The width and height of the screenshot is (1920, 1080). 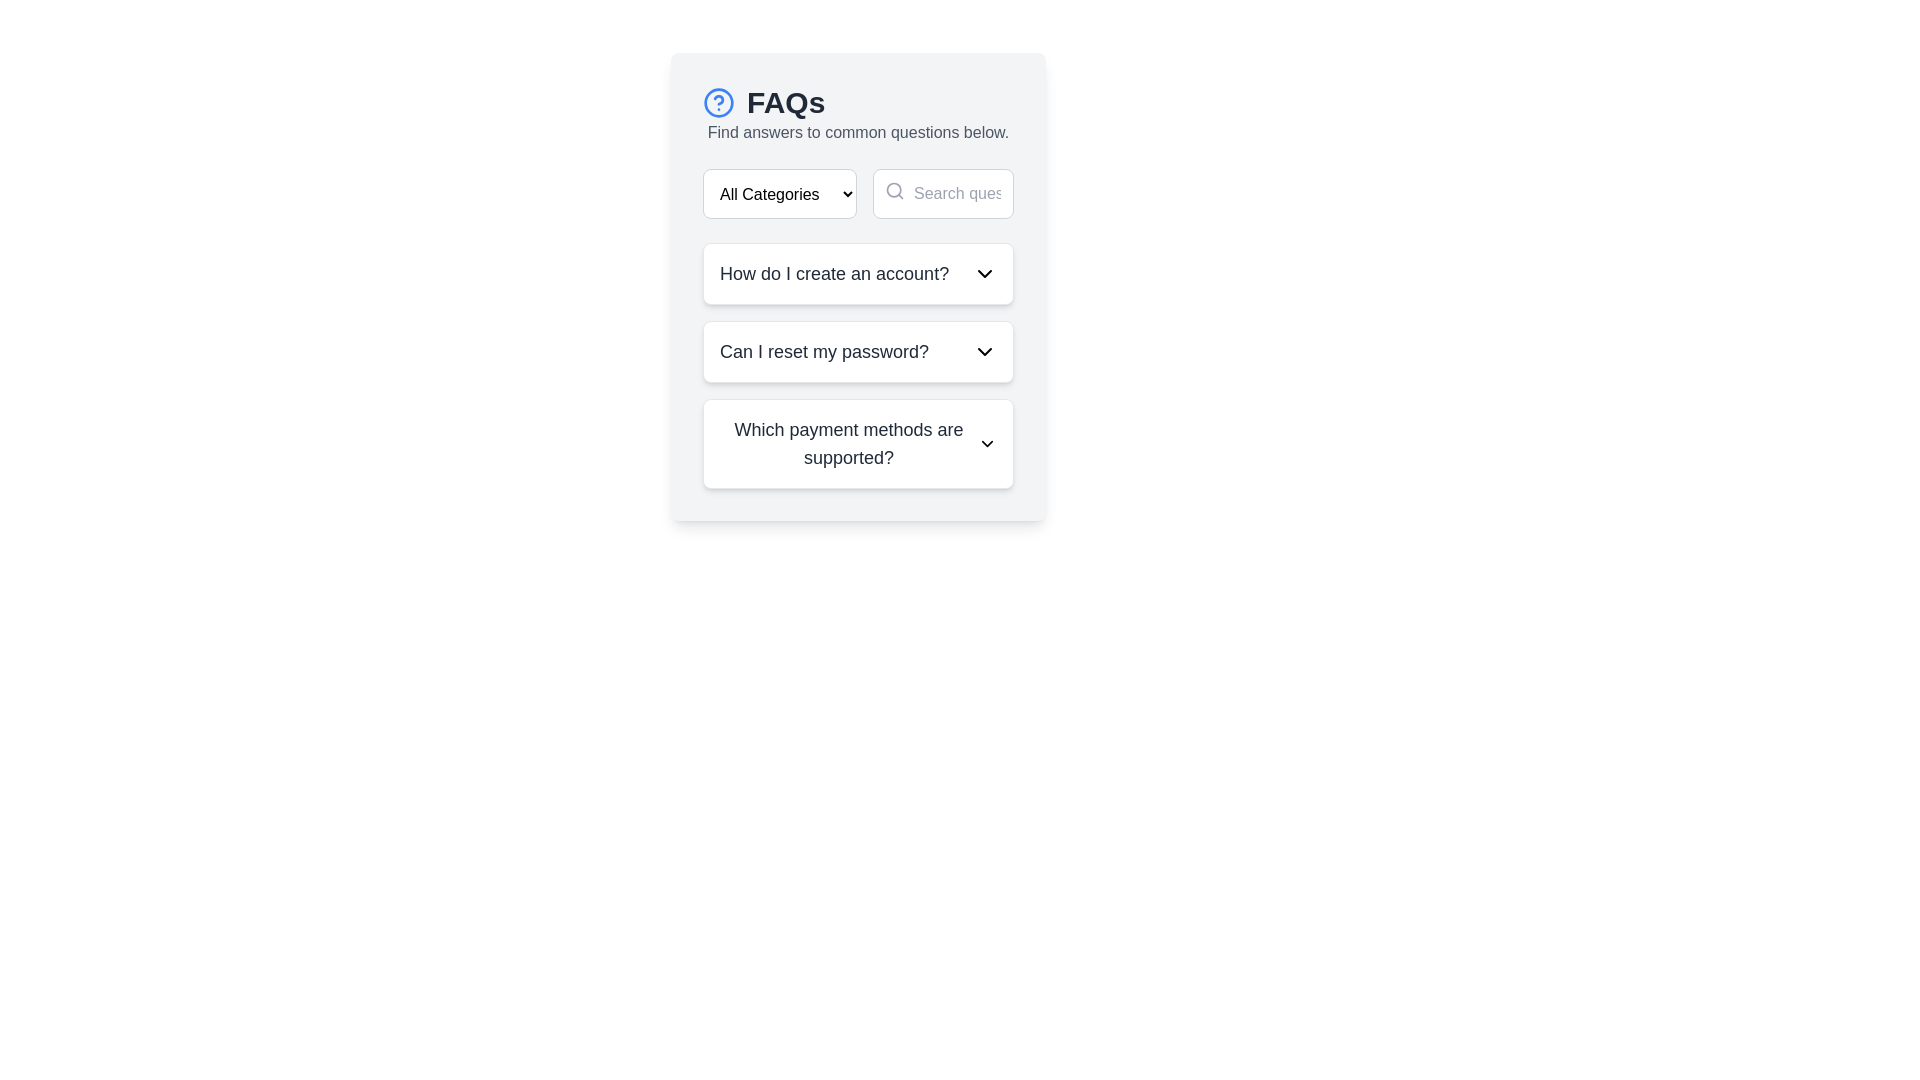 What do you see at coordinates (858, 273) in the screenshot?
I see `the 'How do I create an account?' question in the Expandable FAQ panel` at bounding box center [858, 273].